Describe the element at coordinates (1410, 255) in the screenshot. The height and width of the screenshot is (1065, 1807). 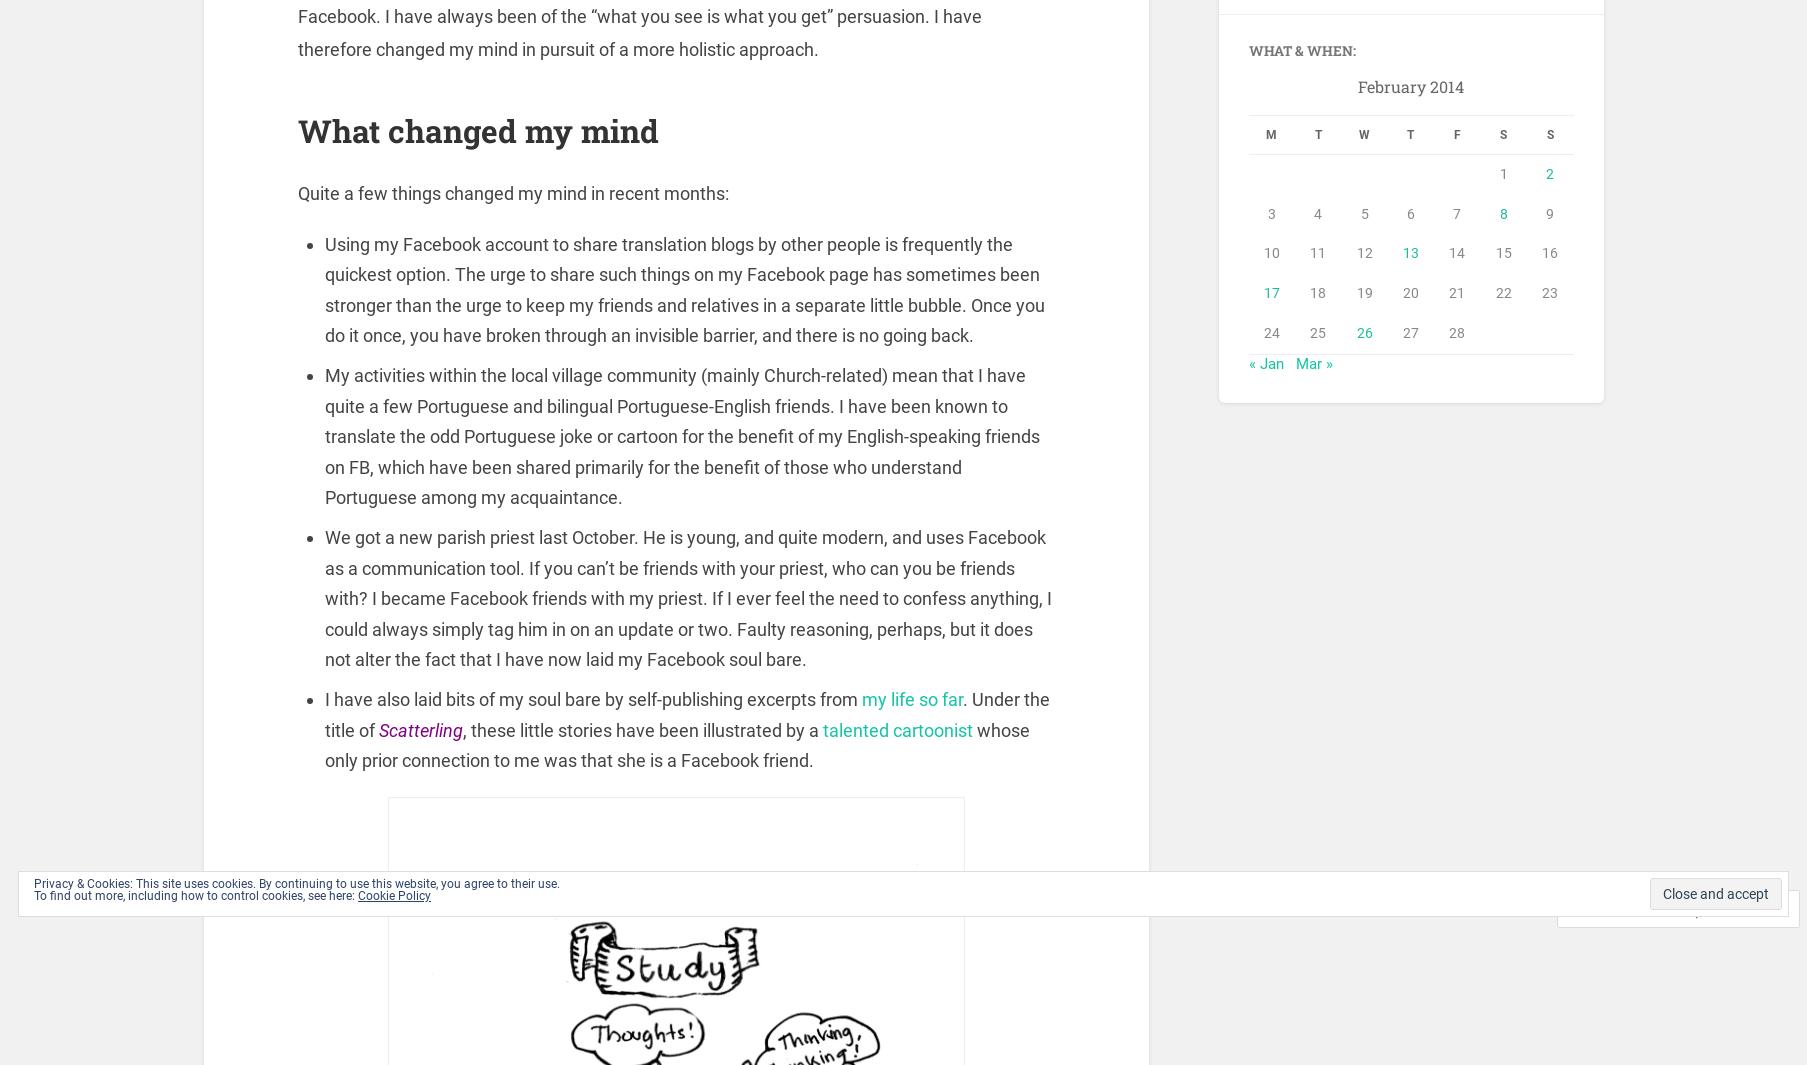
I see `'13'` at that location.